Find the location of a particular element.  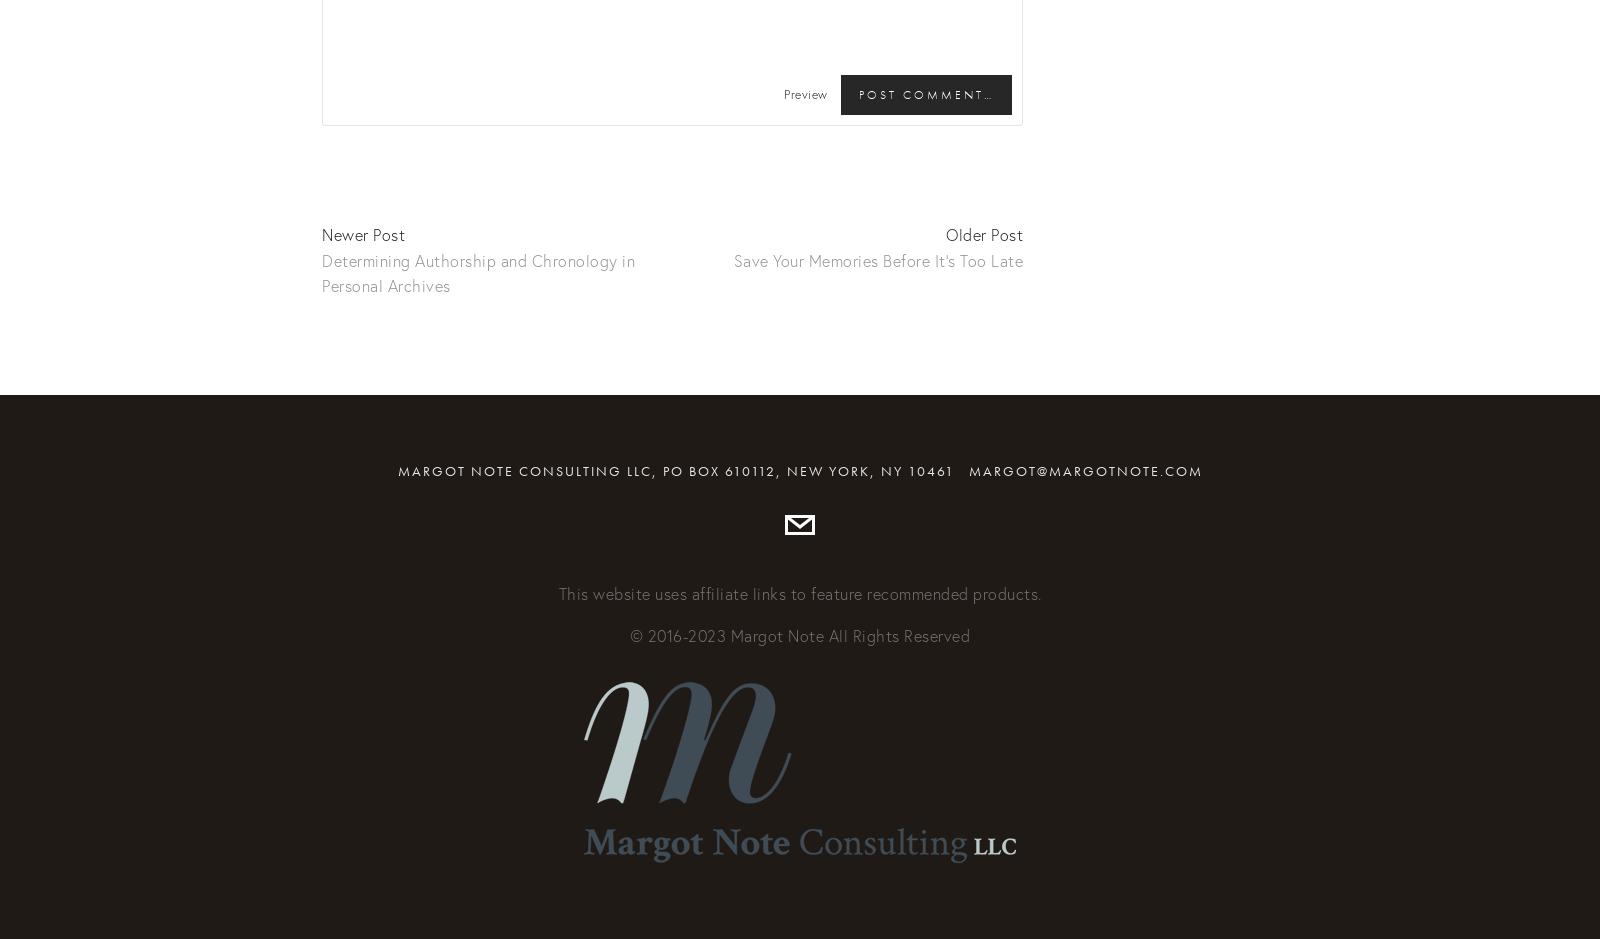

'This website uses affiliate links to feature recommended products.' is located at coordinates (799, 593).